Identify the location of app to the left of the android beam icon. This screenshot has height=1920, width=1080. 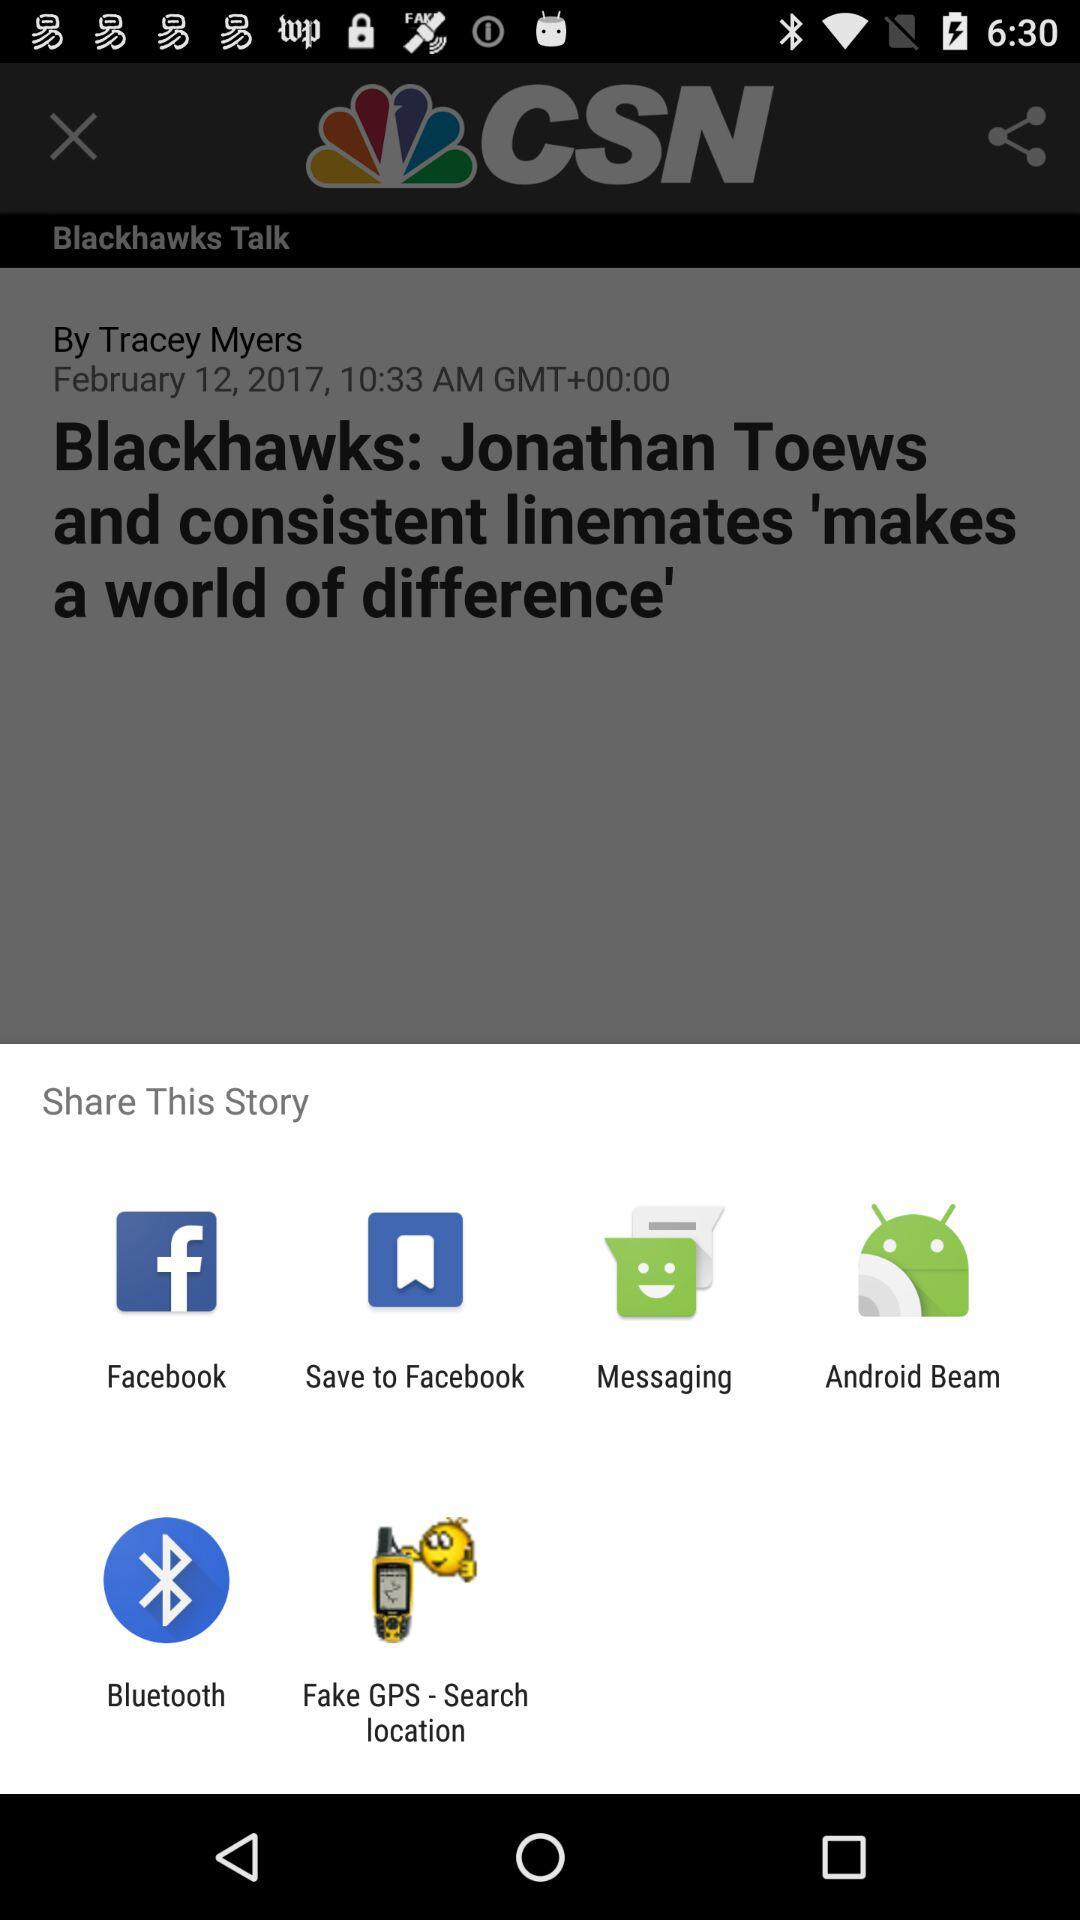
(664, 1392).